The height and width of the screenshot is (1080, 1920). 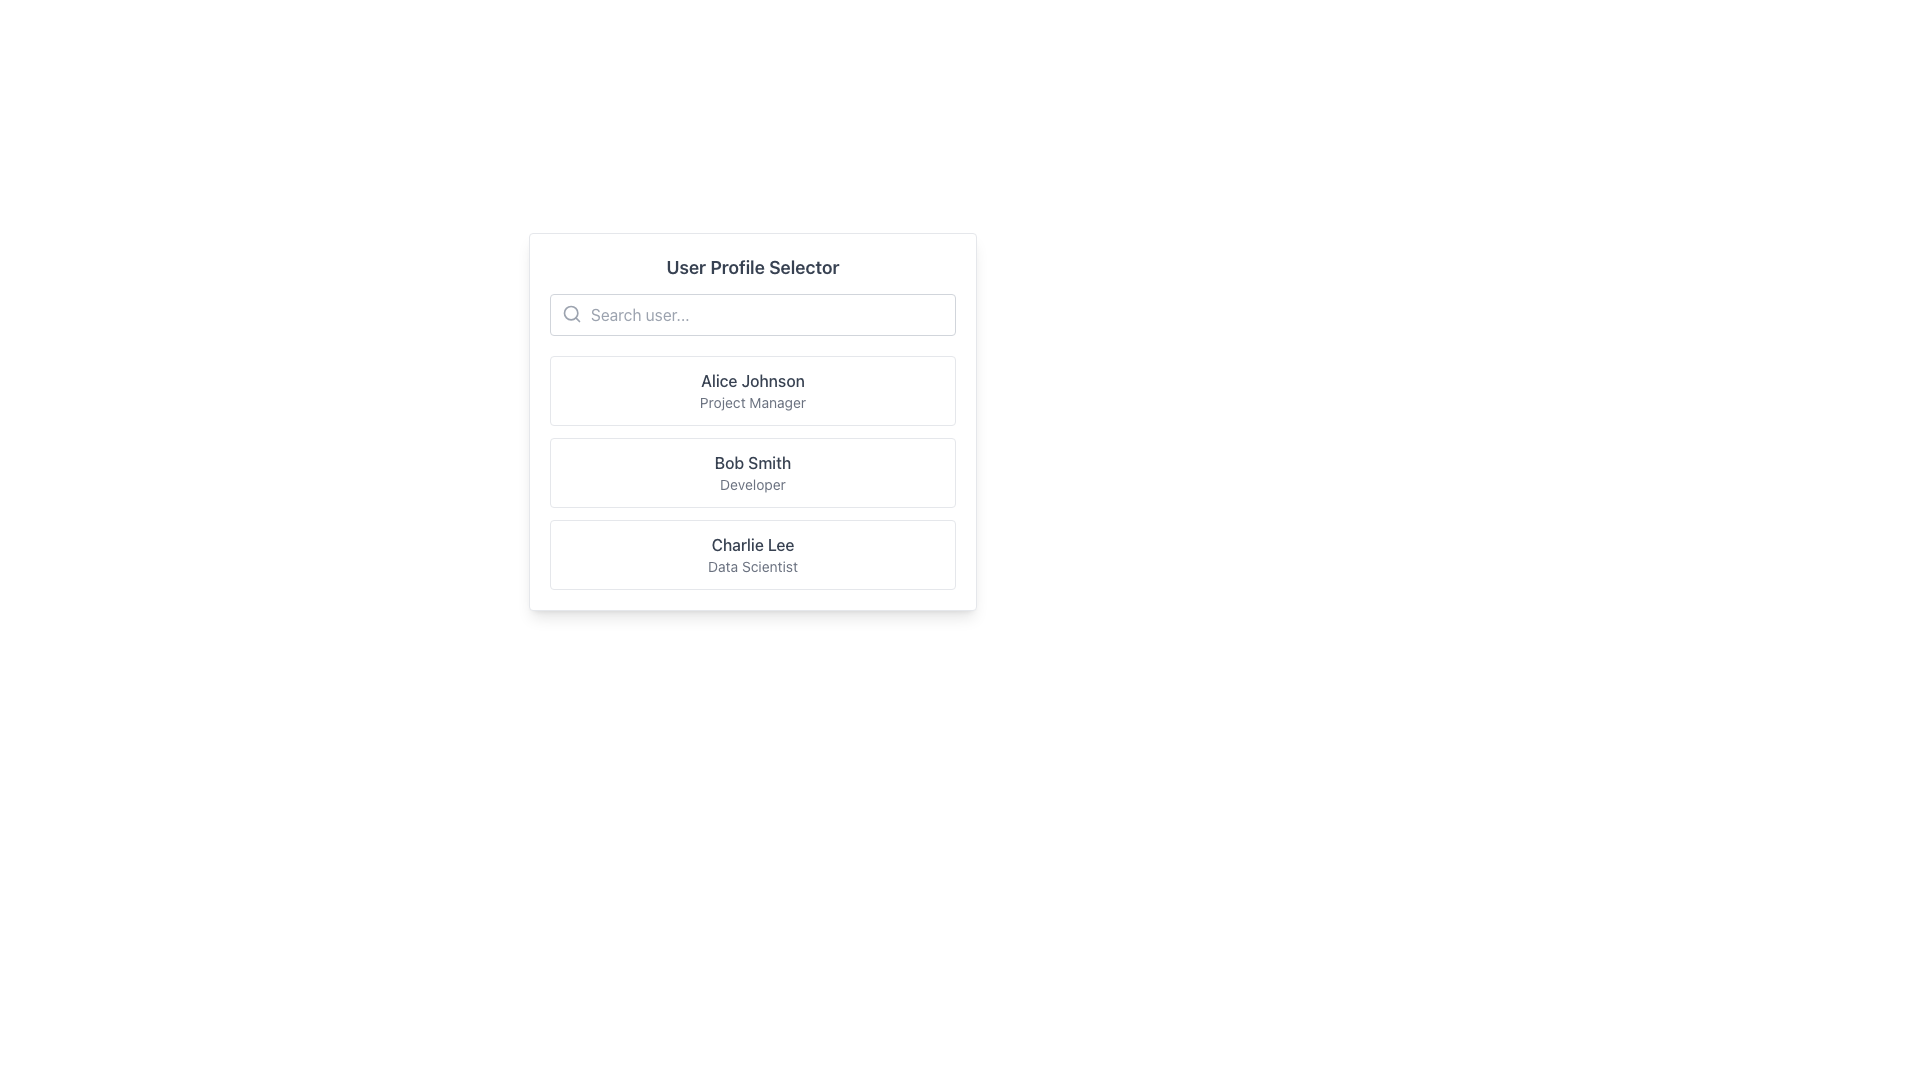 I want to click on the static text label displaying 'Developer' located below the name 'Bob Smith' in the third user profile card, so click(x=752, y=485).